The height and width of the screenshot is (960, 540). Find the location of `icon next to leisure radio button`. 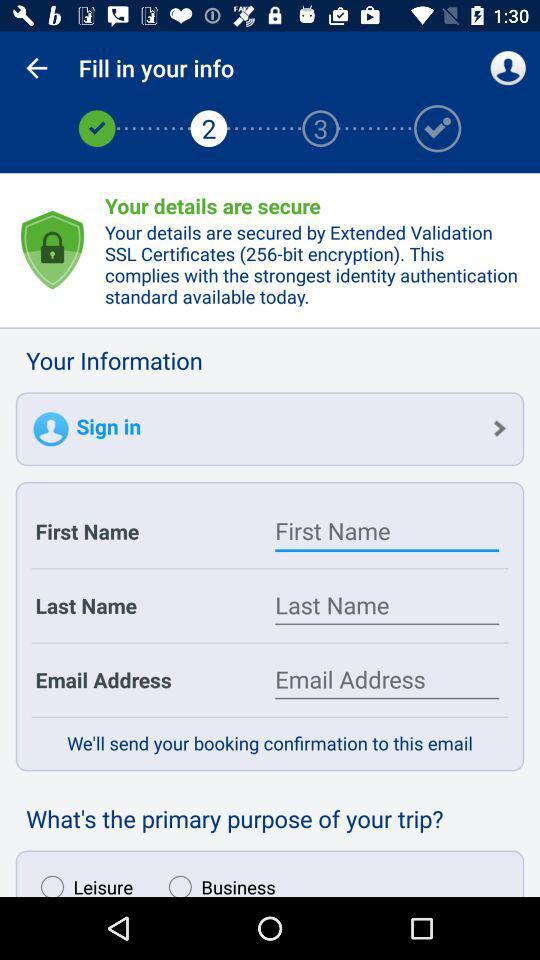

icon next to leisure radio button is located at coordinates (216, 880).